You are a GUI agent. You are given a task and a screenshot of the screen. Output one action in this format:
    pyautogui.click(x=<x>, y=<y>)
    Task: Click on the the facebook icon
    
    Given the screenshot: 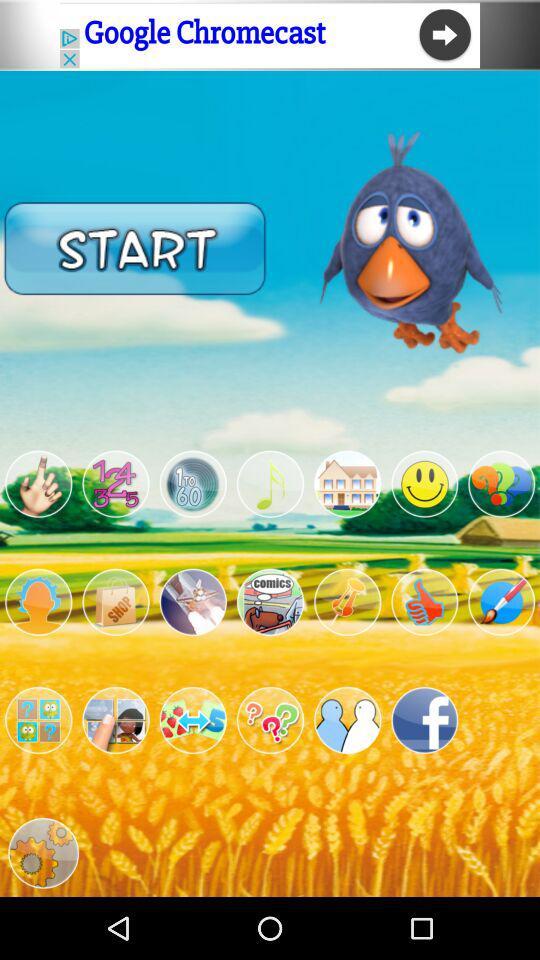 What is the action you would take?
    pyautogui.click(x=423, y=770)
    